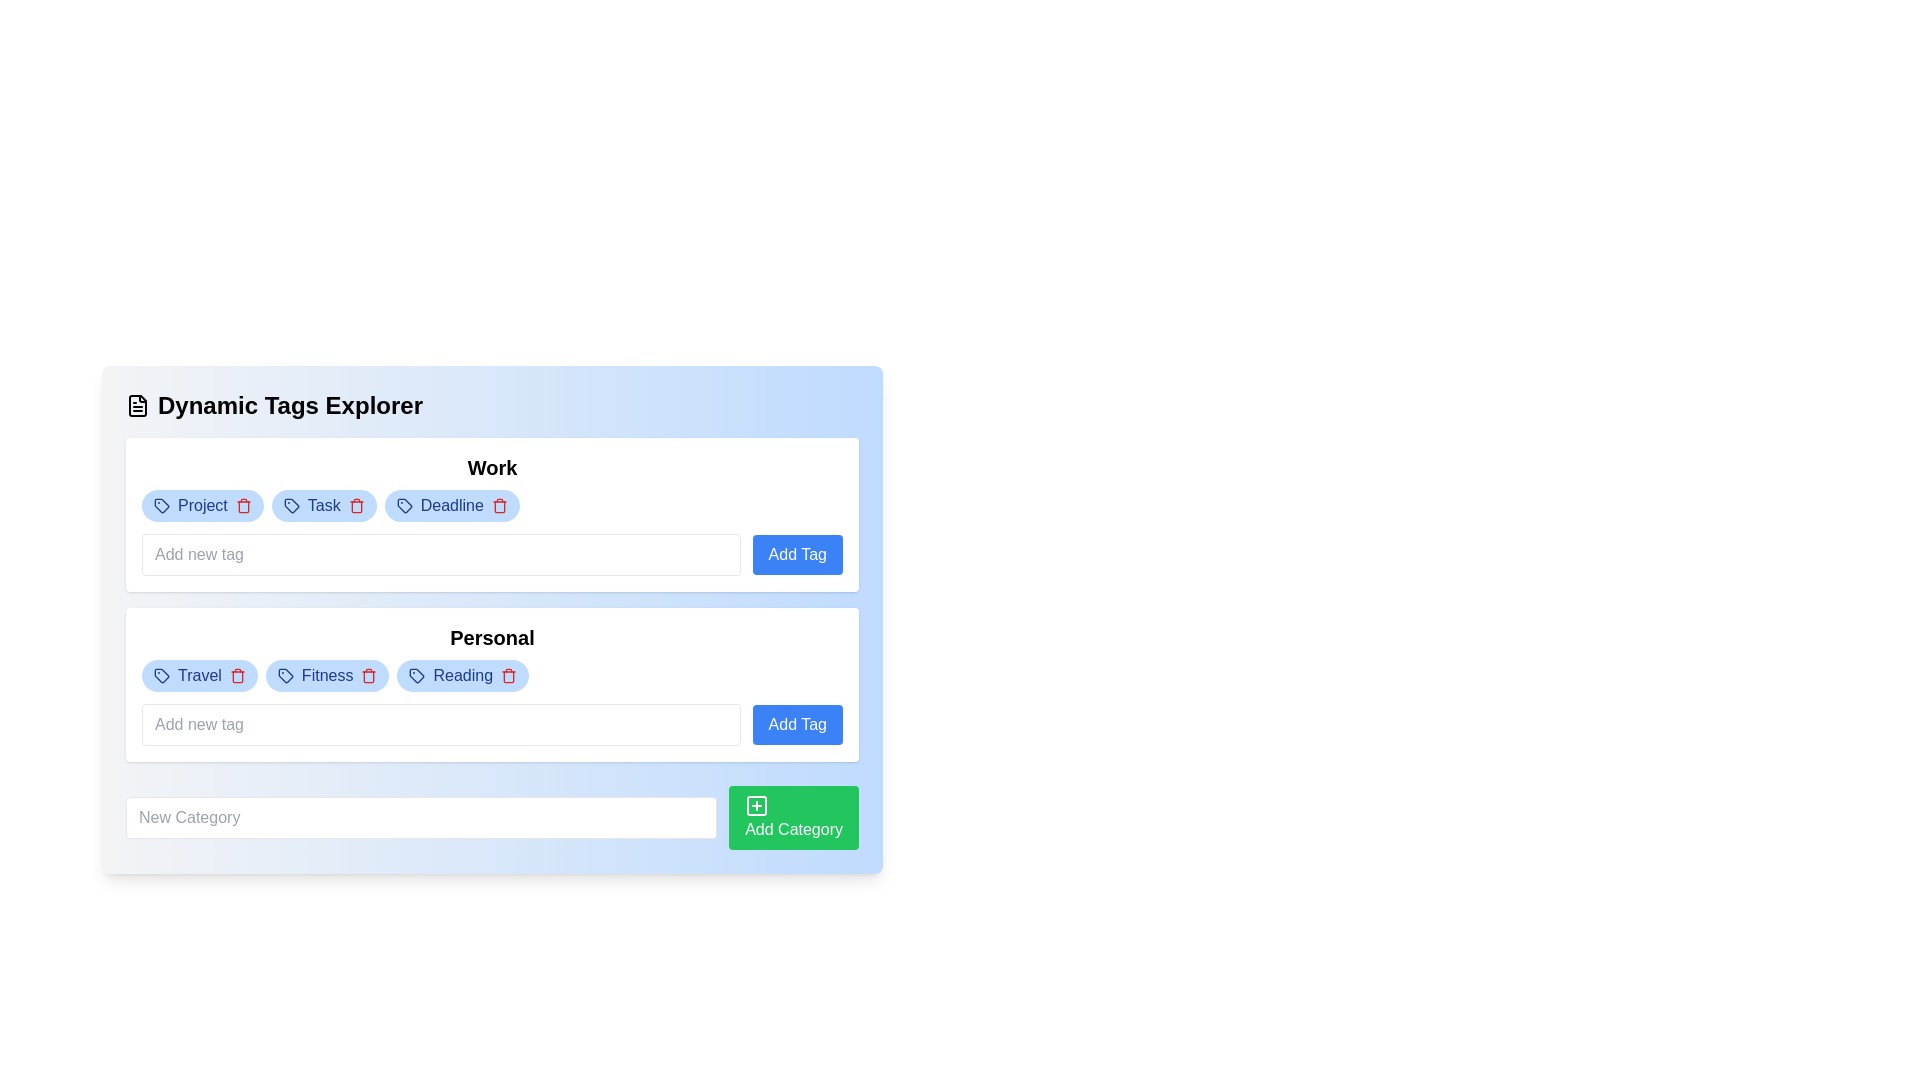 This screenshot has width=1920, height=1080. What do you see at coordinates (416, 675) in the screenshot?
I see `the small tag-shaped icon with a circular mark inside it, which represents the 'Reading' tag in the 'Personal' category section, located to the left of the tag's text` at bounding box center [416, 675].